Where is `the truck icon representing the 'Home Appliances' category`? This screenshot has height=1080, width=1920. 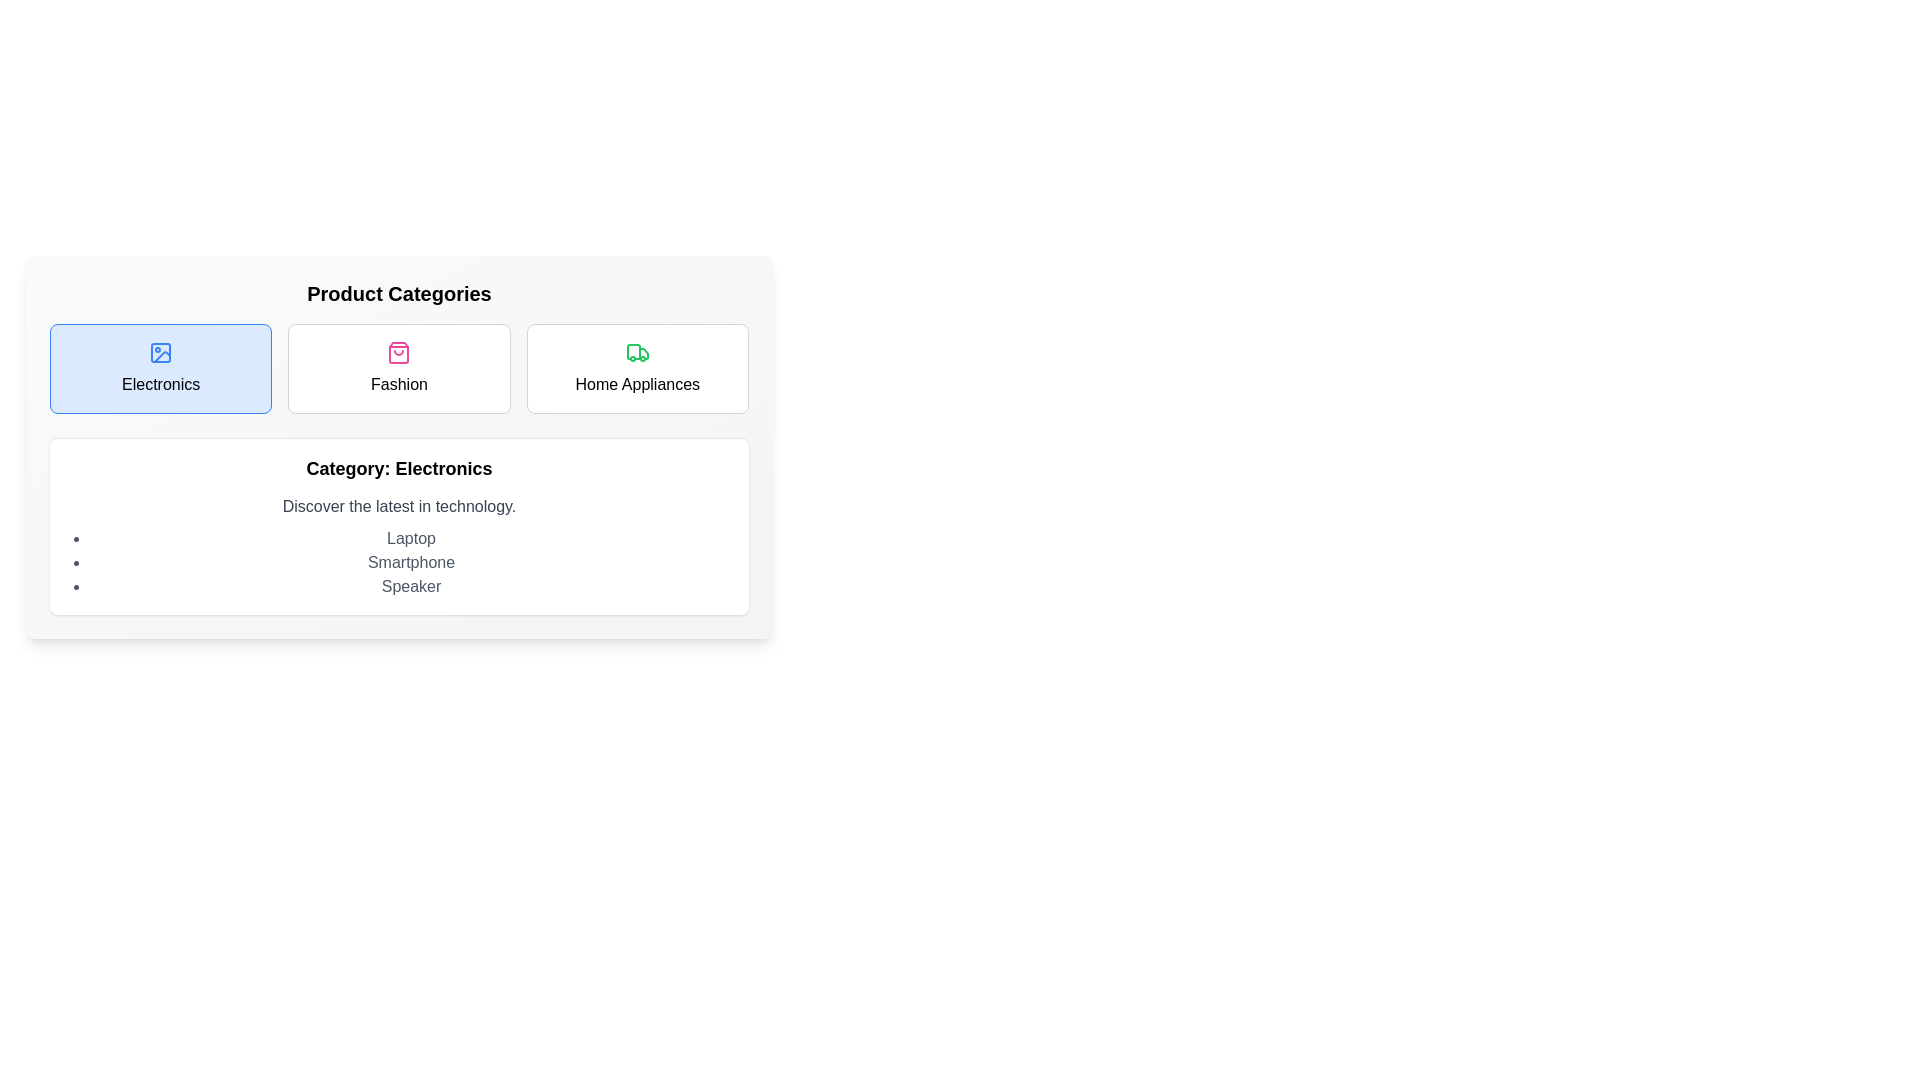 the truck icon representing the 'Home Appliances' category is located at coordinates (636, 352).